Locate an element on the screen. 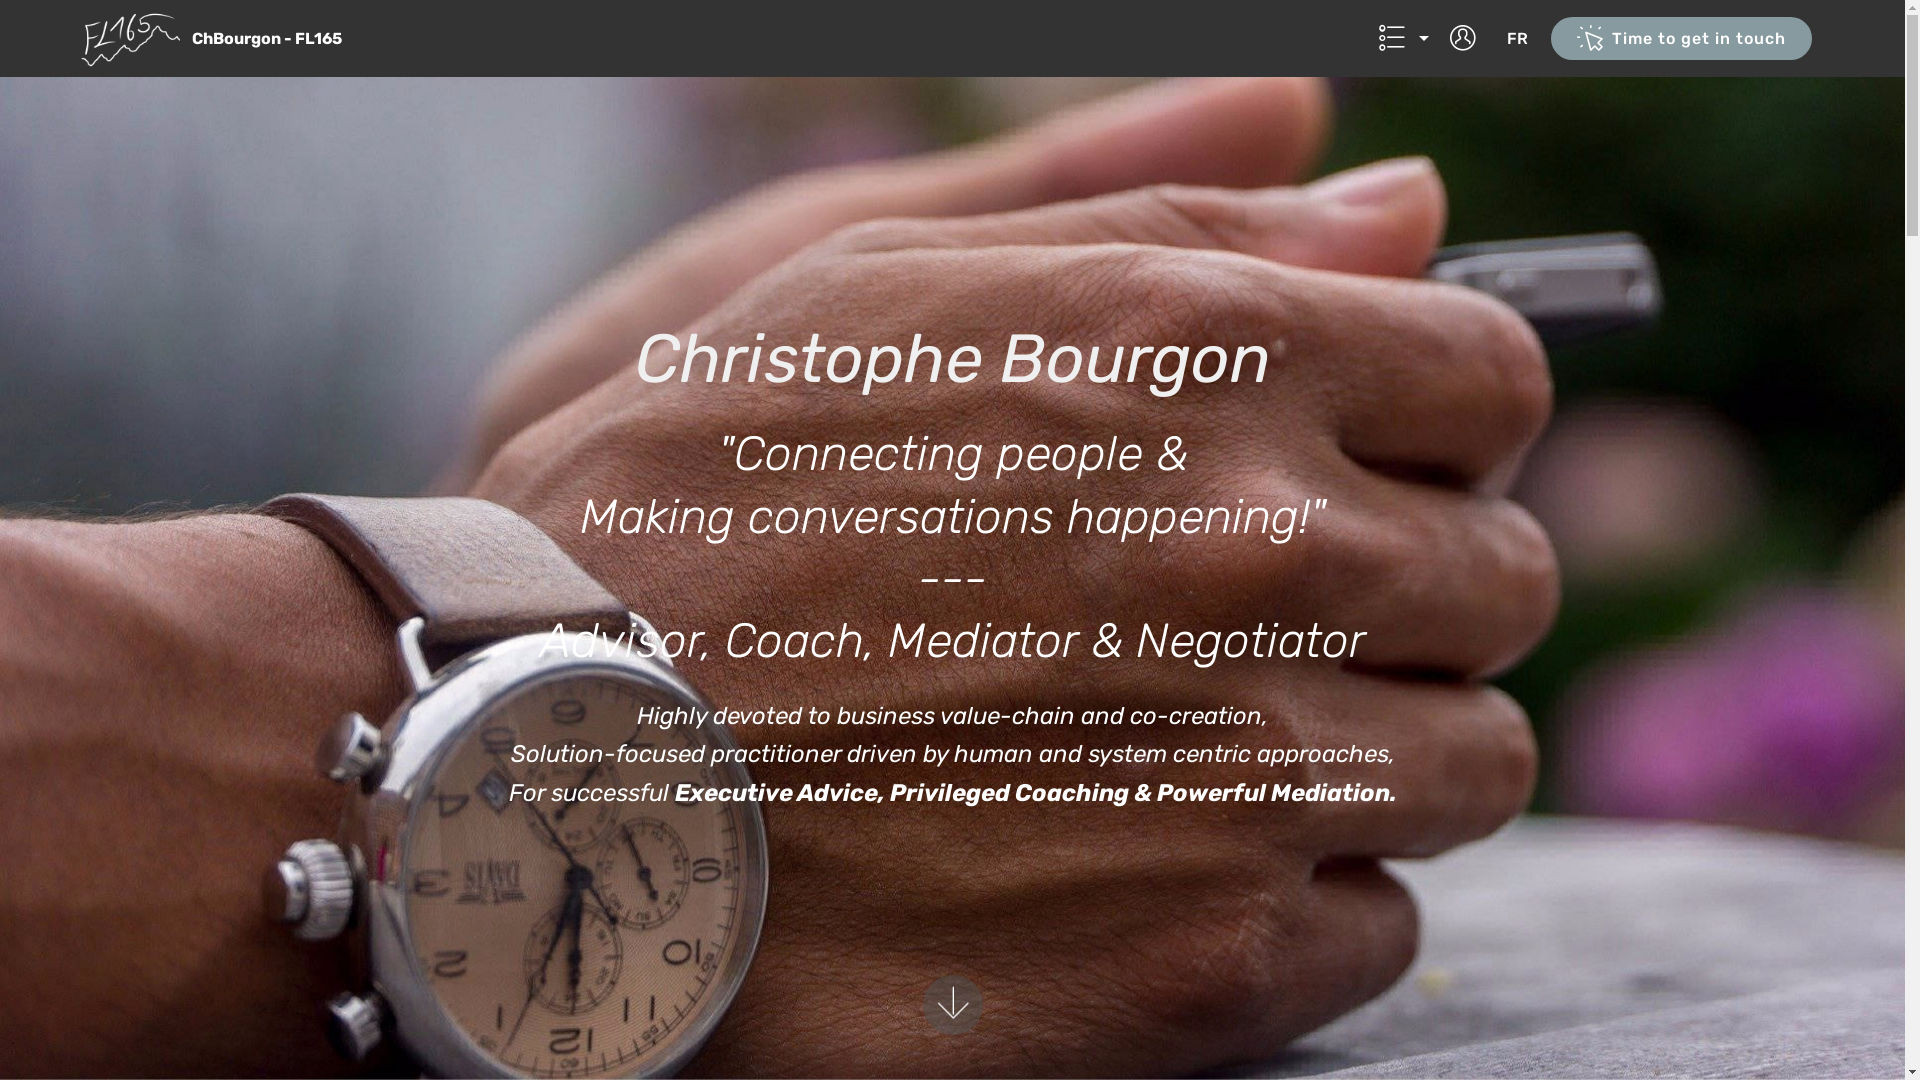  'ChBourgon - FL165' is located at coordinates (282, 38).